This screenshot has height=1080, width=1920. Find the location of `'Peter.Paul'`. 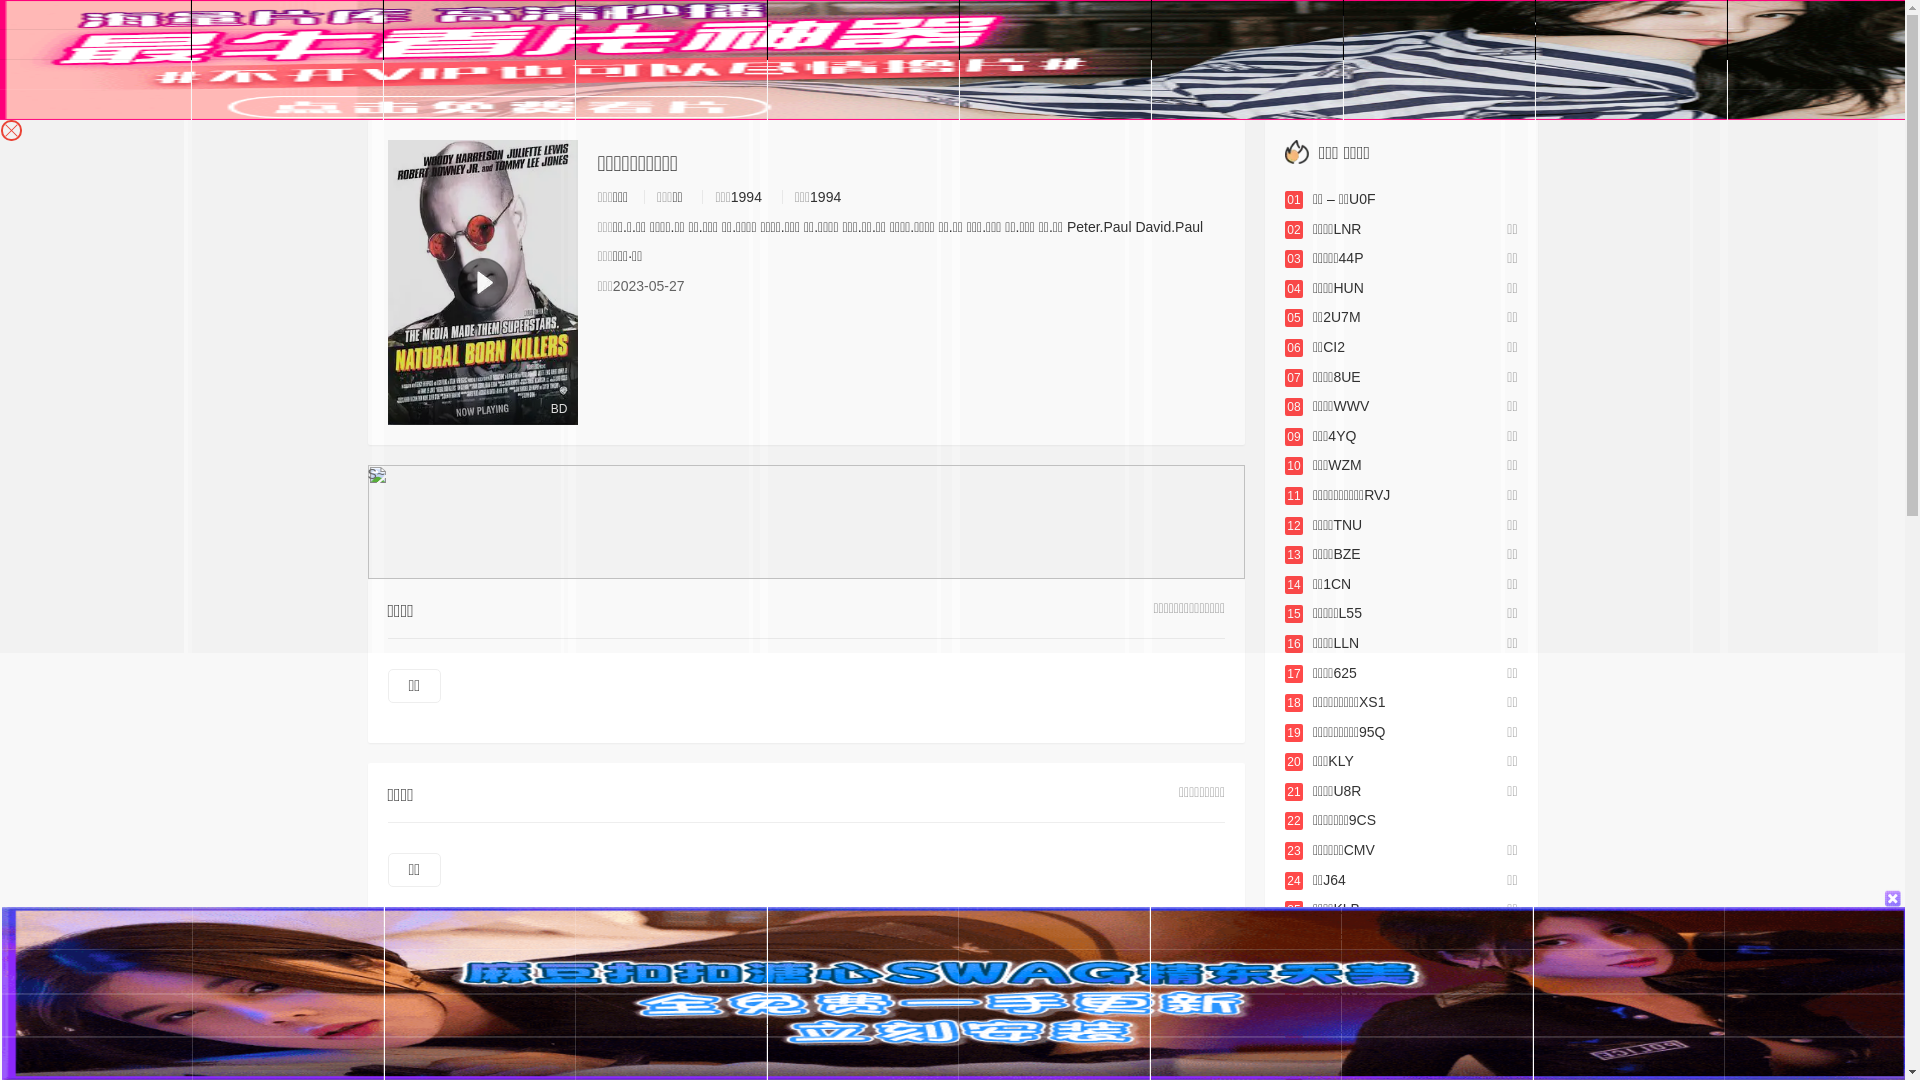

'Peter.Paul' is located at coordinates (1098, 226).